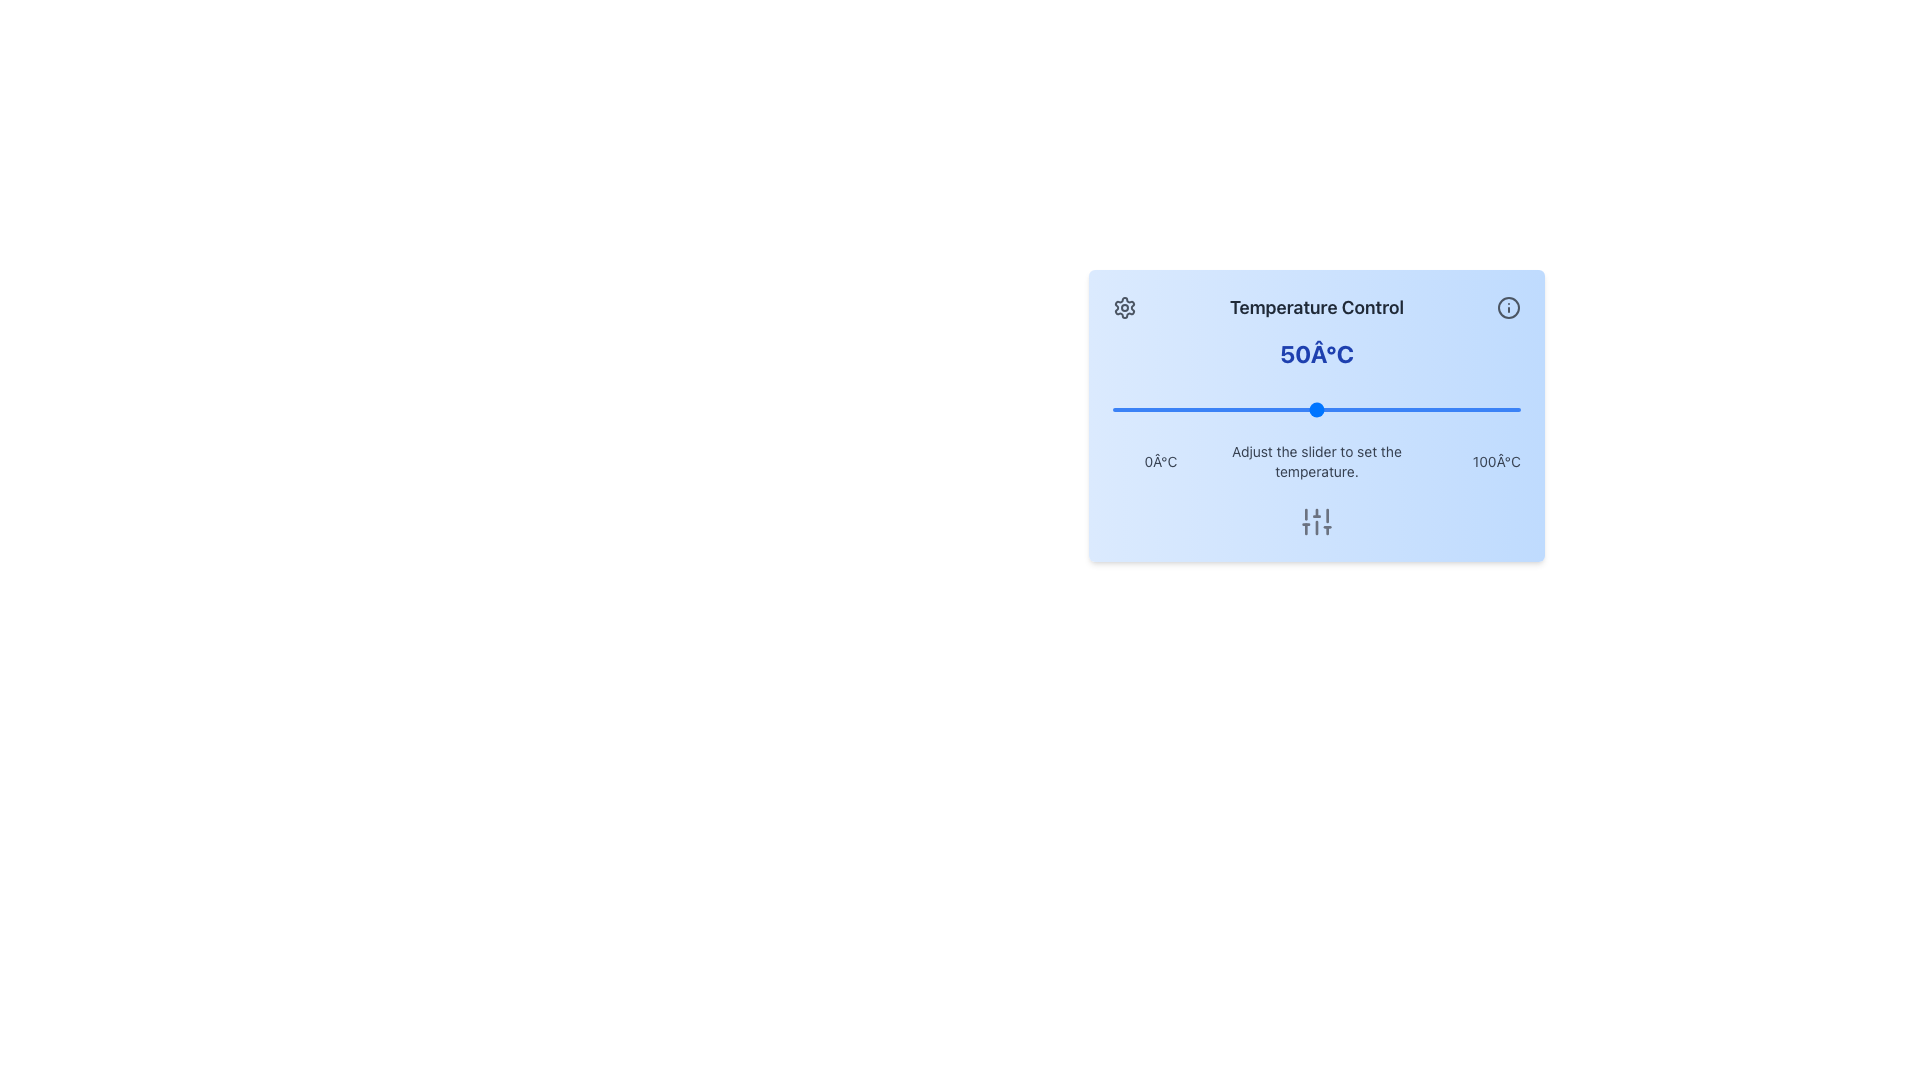 The height and width of the screenshot is (1080, 1920). Describe the element at coordinates (1385, 408) in the screenshot. I see `the temperature` at that location.